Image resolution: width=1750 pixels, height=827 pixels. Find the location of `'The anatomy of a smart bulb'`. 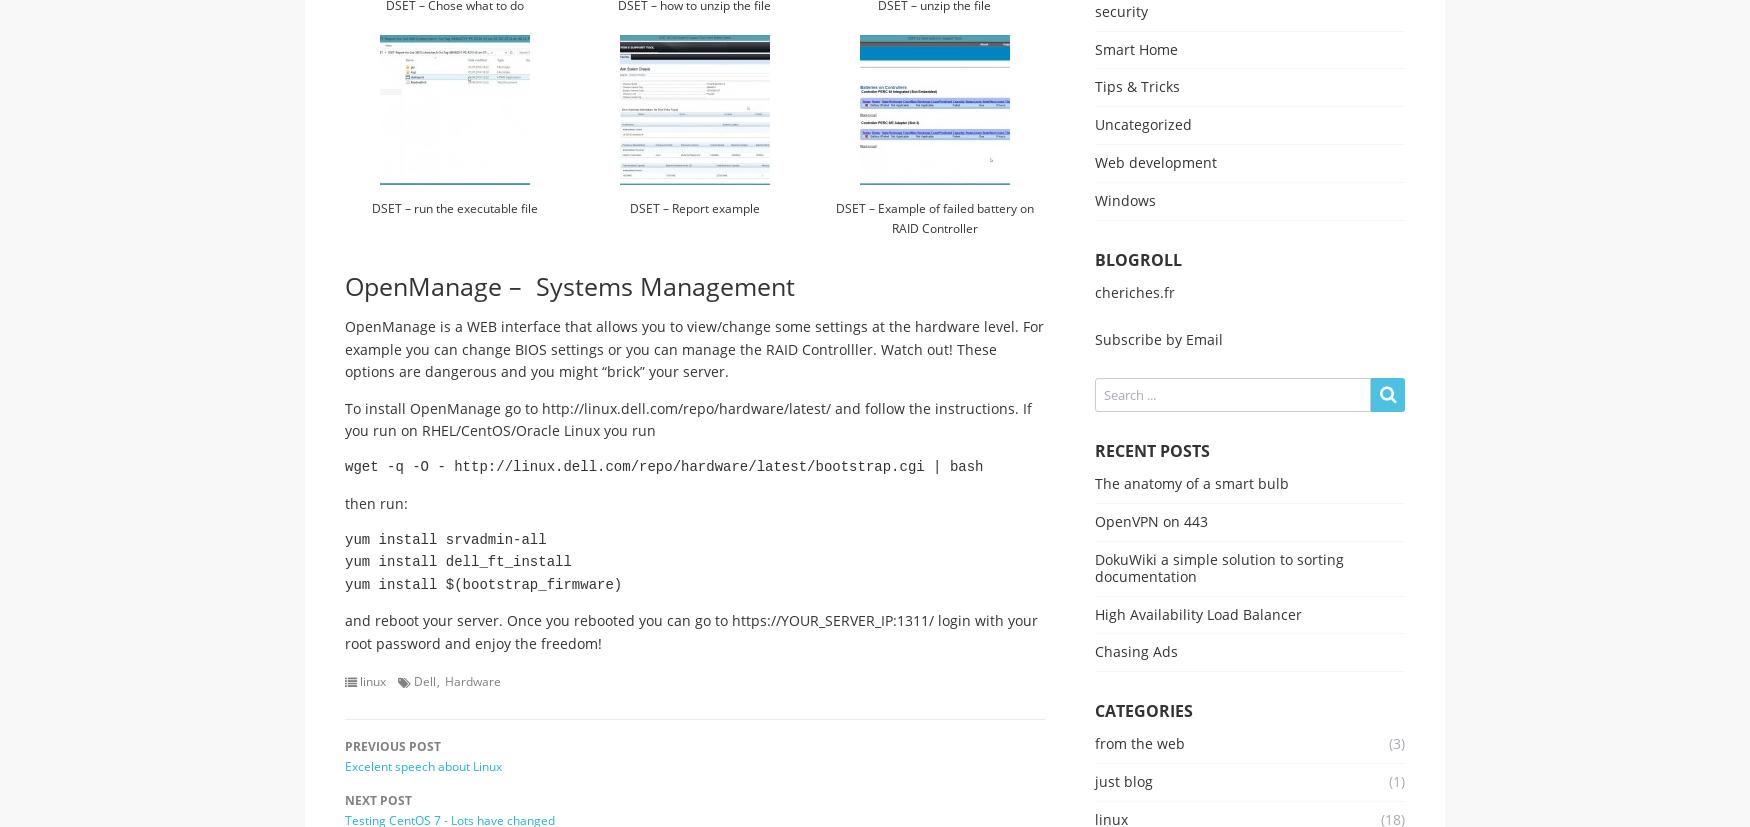

'The anatomy of a smart bulb' is located at coordinates (1191, 482).